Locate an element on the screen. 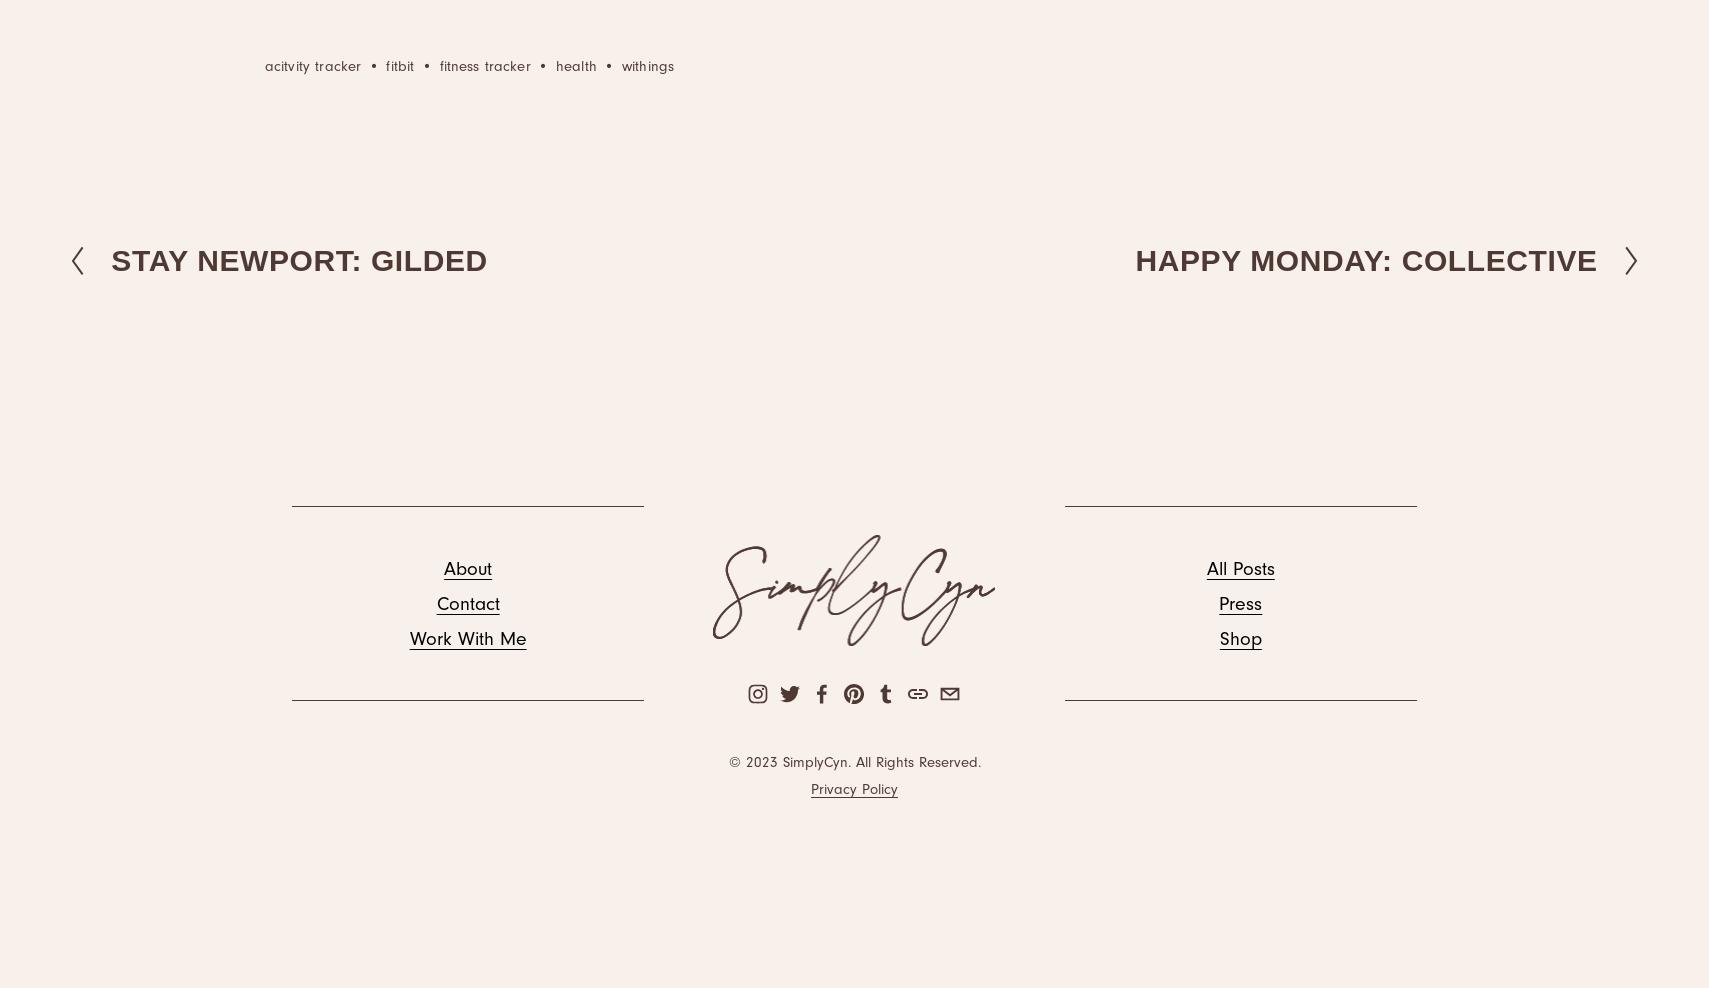 Image resolution: width=1709 pixels, height=988 pixels. 'HAPPY MONDAY: COLLECTIVE' is located at coordinates (1134, 258).